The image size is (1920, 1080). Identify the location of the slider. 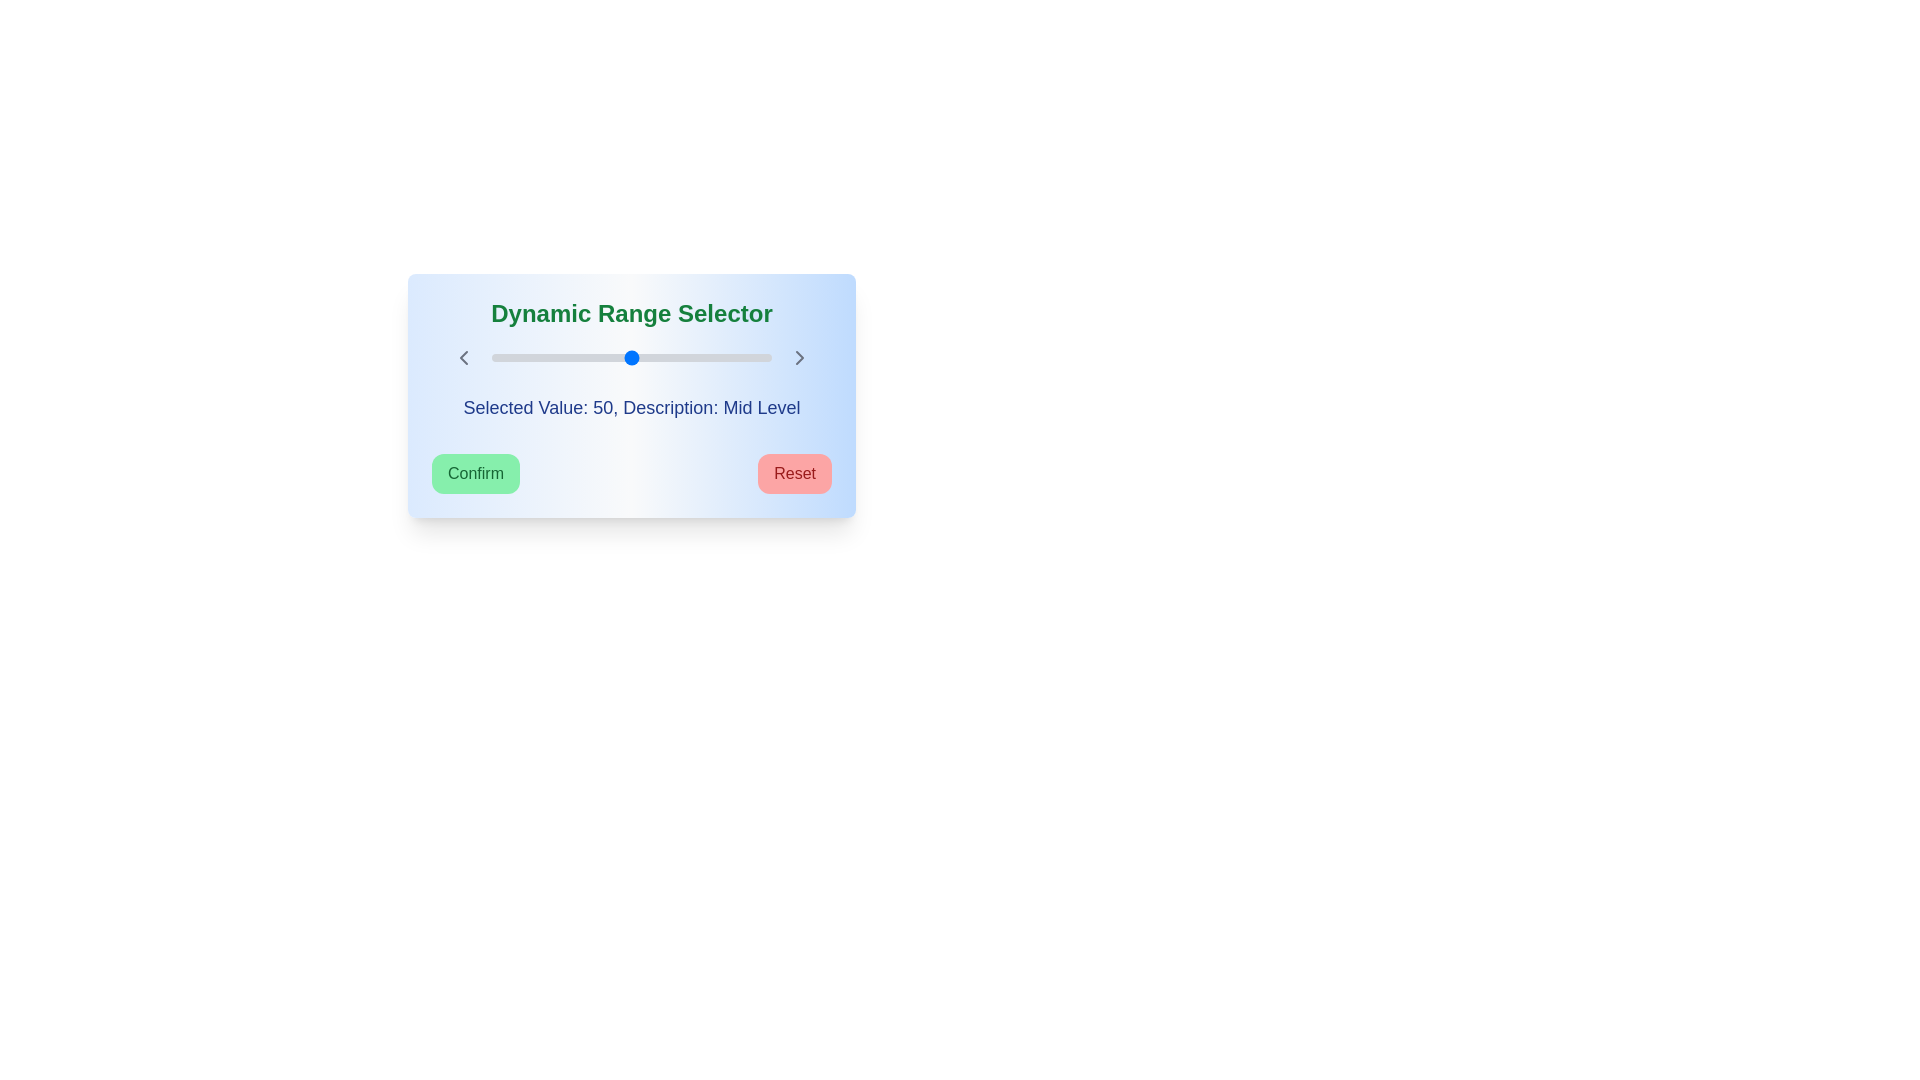
(754, 357).